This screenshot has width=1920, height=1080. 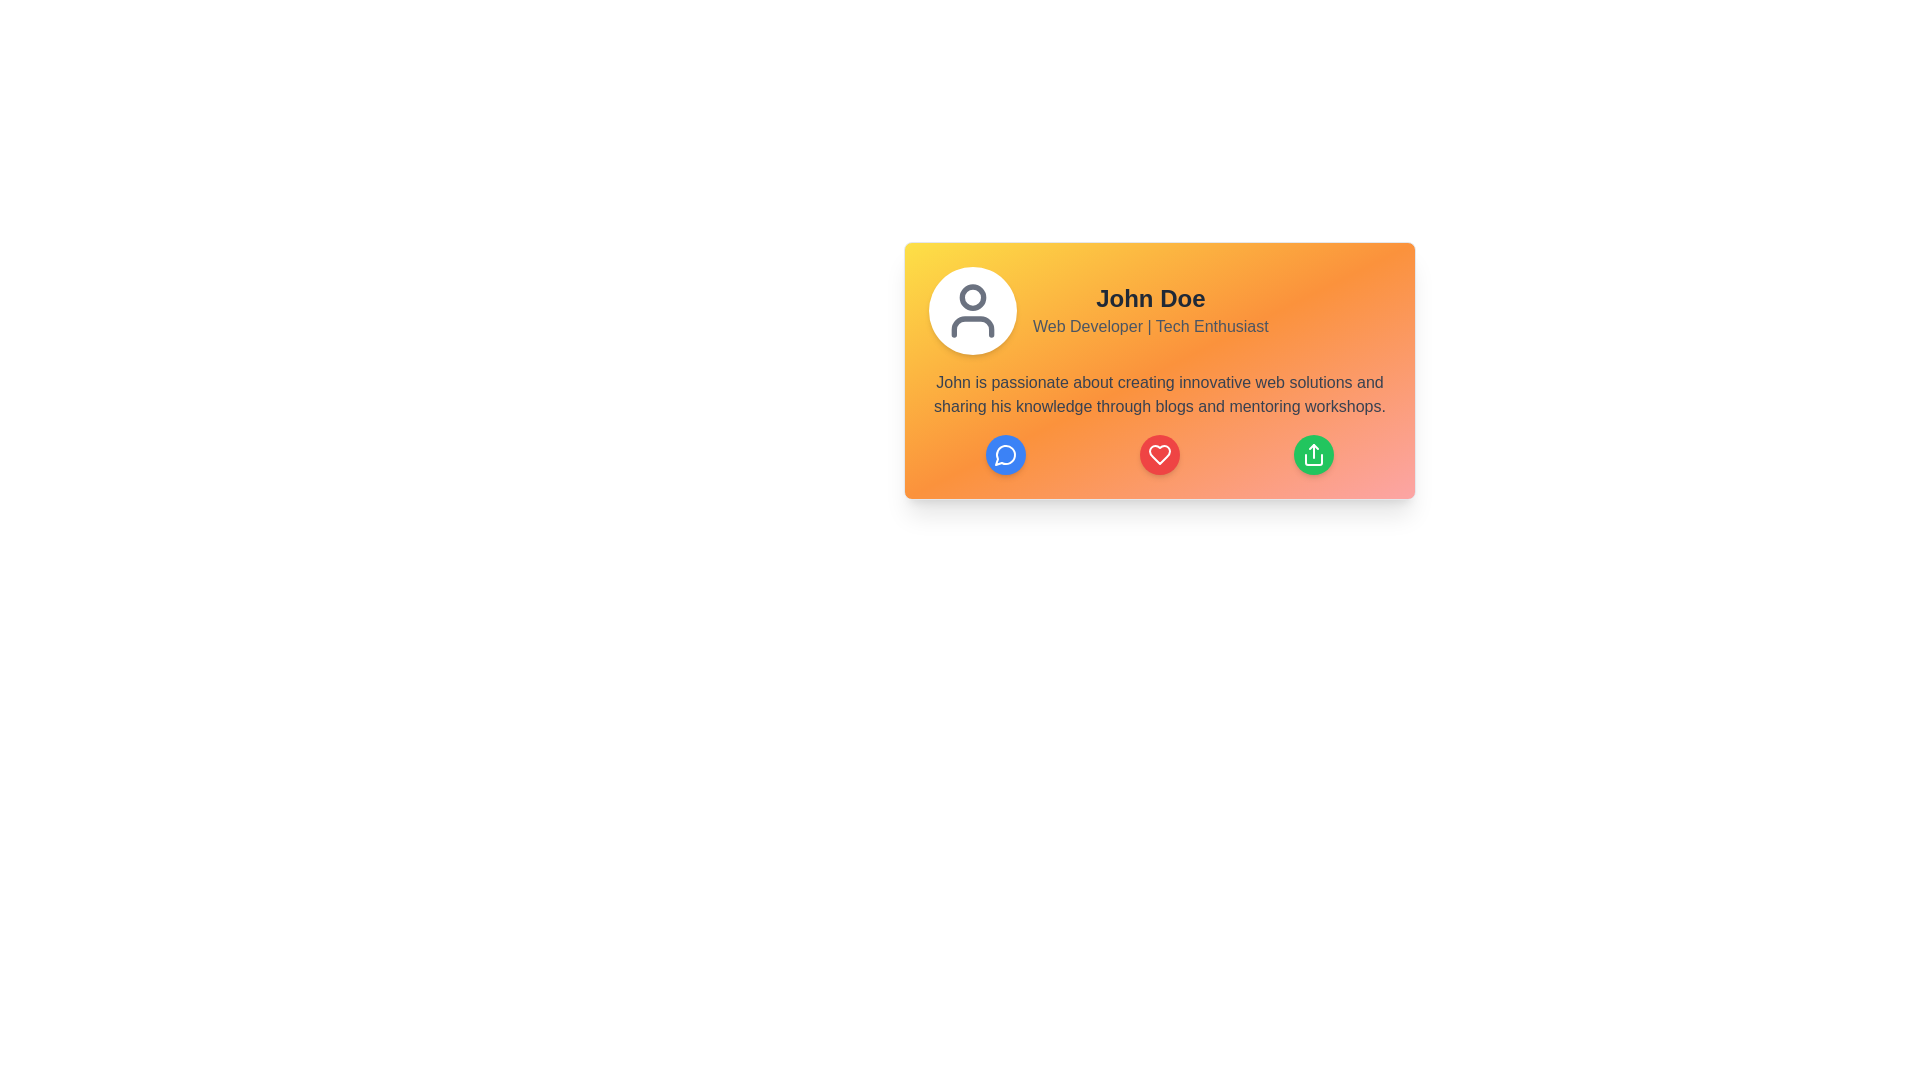 What do you see at coordinates (1004, 455) in the screenshot?
I see `the leftmost interactive SVG-based icon in the lower left corner of the interactive card` at bounding box center [1004, 455].